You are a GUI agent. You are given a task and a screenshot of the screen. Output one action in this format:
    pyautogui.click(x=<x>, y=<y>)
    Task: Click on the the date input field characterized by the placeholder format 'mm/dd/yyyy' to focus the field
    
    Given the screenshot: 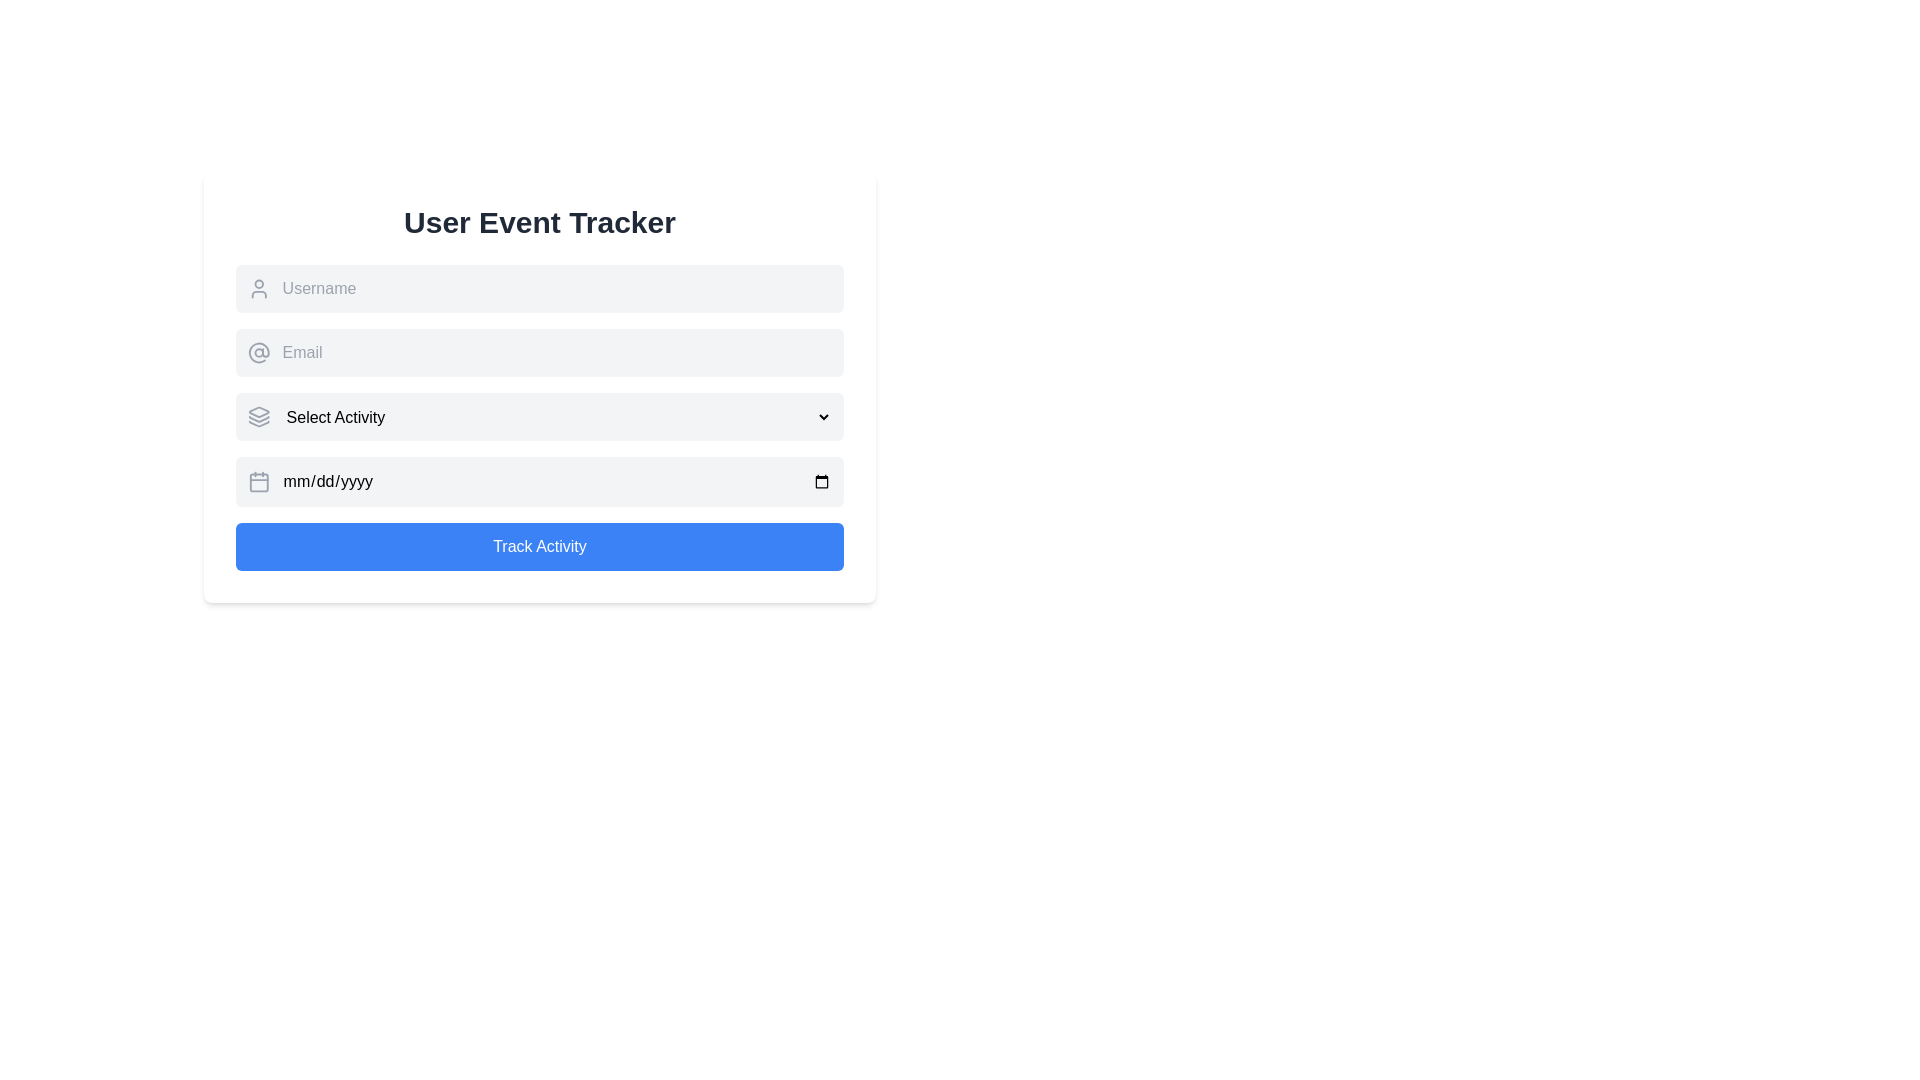 What is the action you would take?
    pyautogui.click(x=557, y=482)
    